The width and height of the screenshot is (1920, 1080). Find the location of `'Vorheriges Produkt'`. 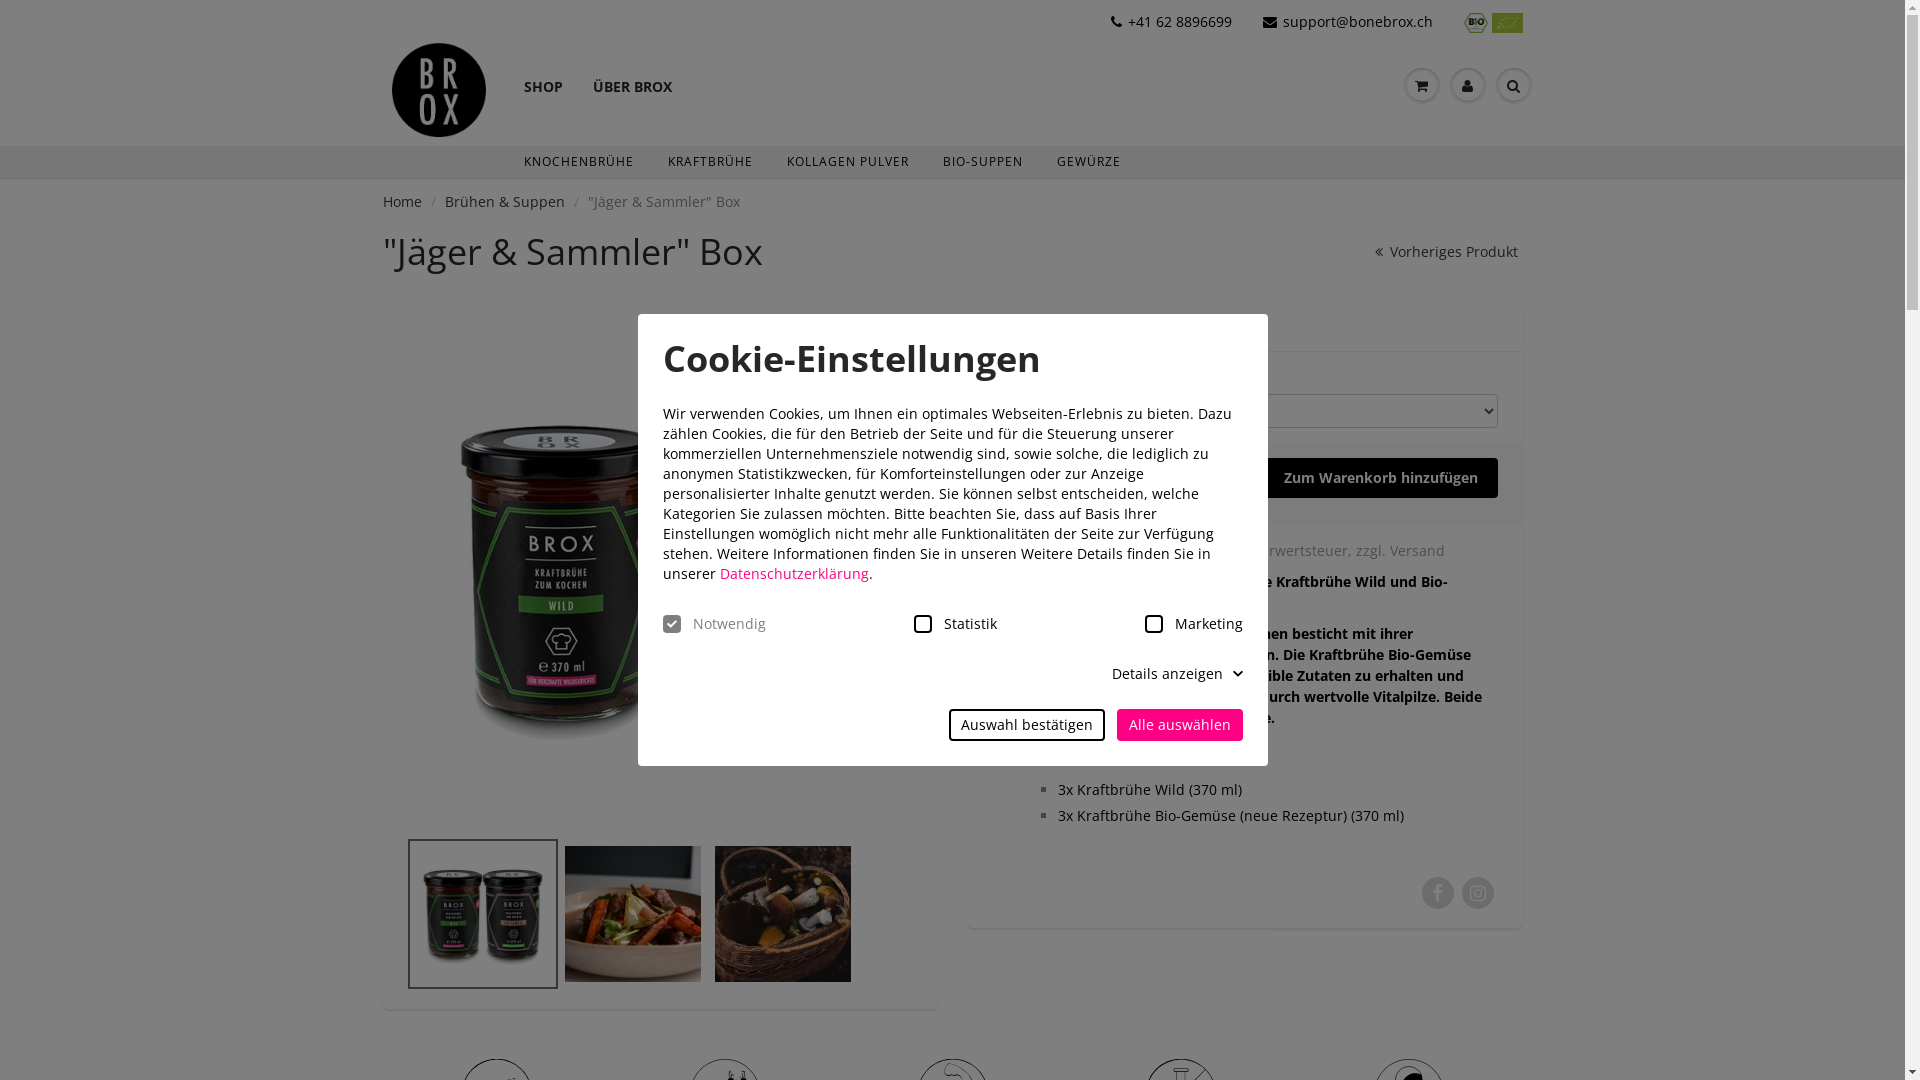

'Vorheriges Produkt' is located at coordinates (1365, 250).